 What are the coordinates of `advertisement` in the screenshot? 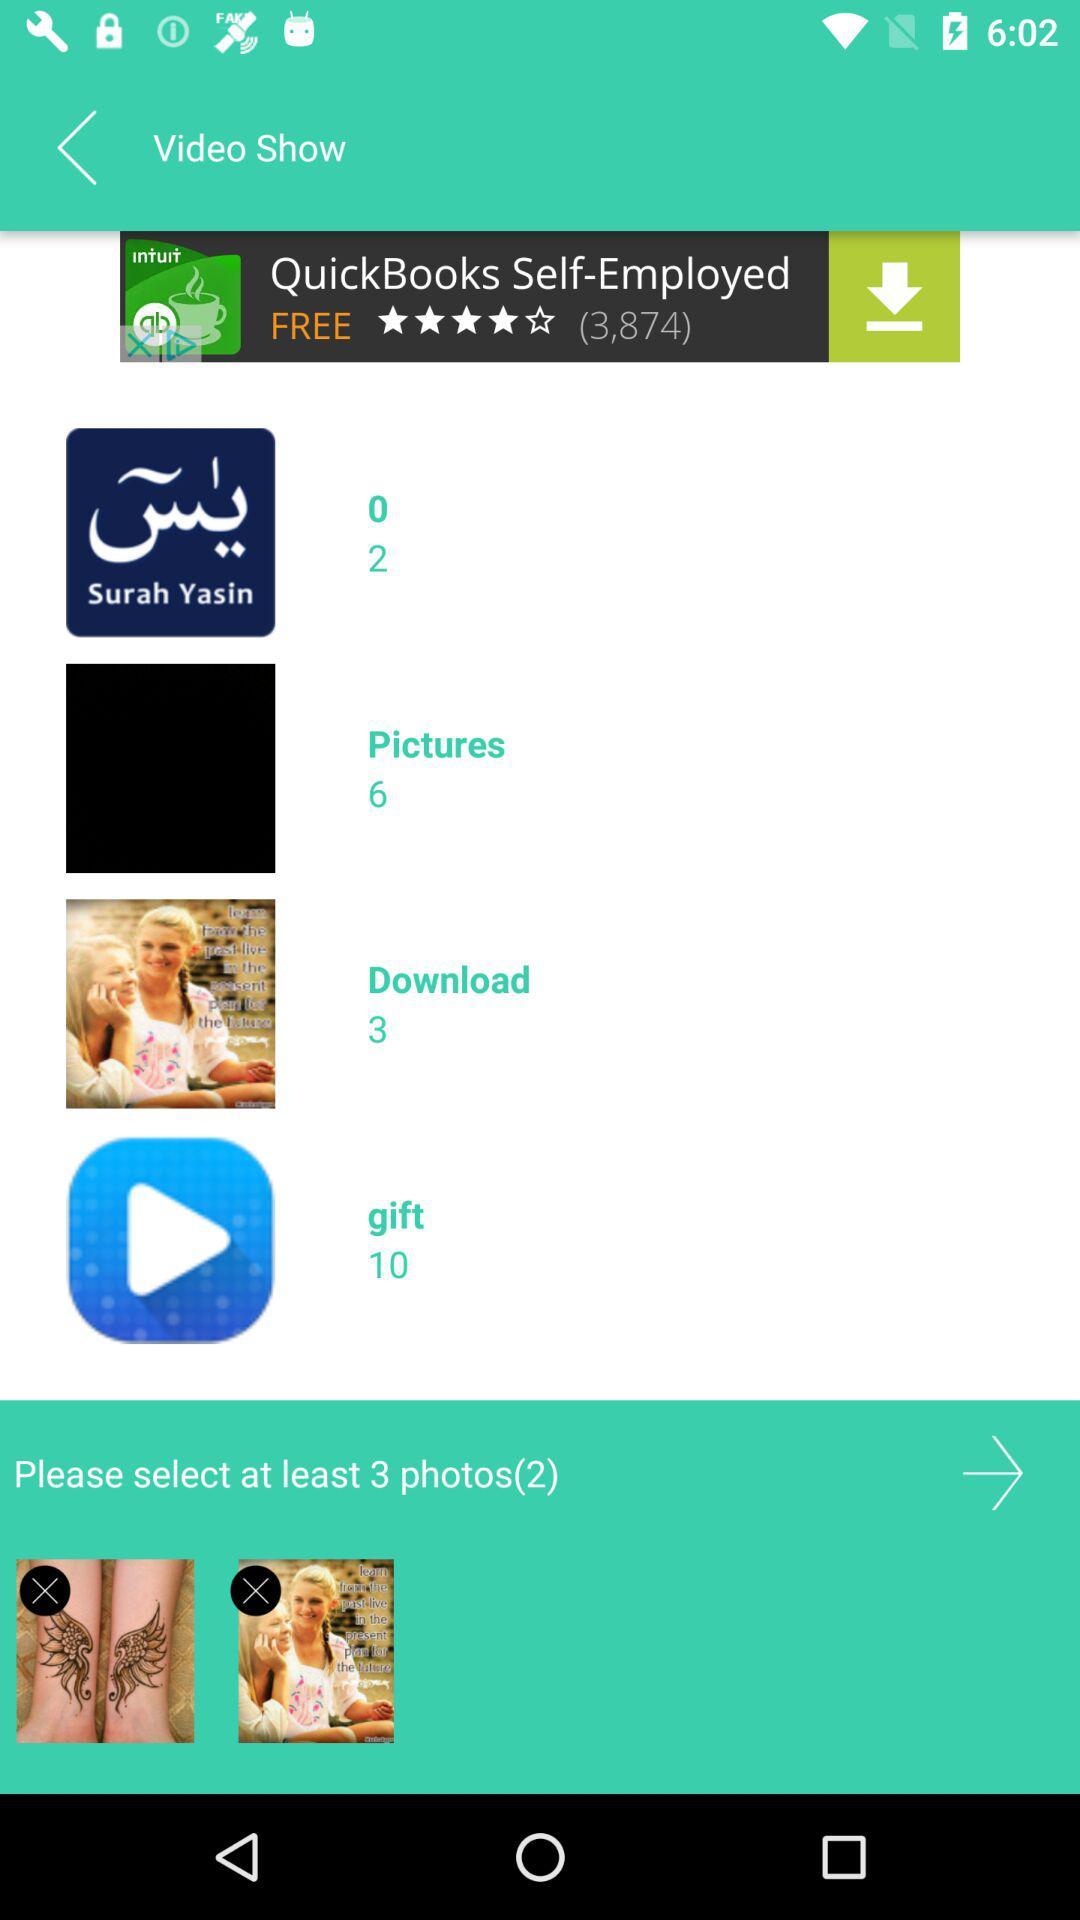 It's located at (540, 295).